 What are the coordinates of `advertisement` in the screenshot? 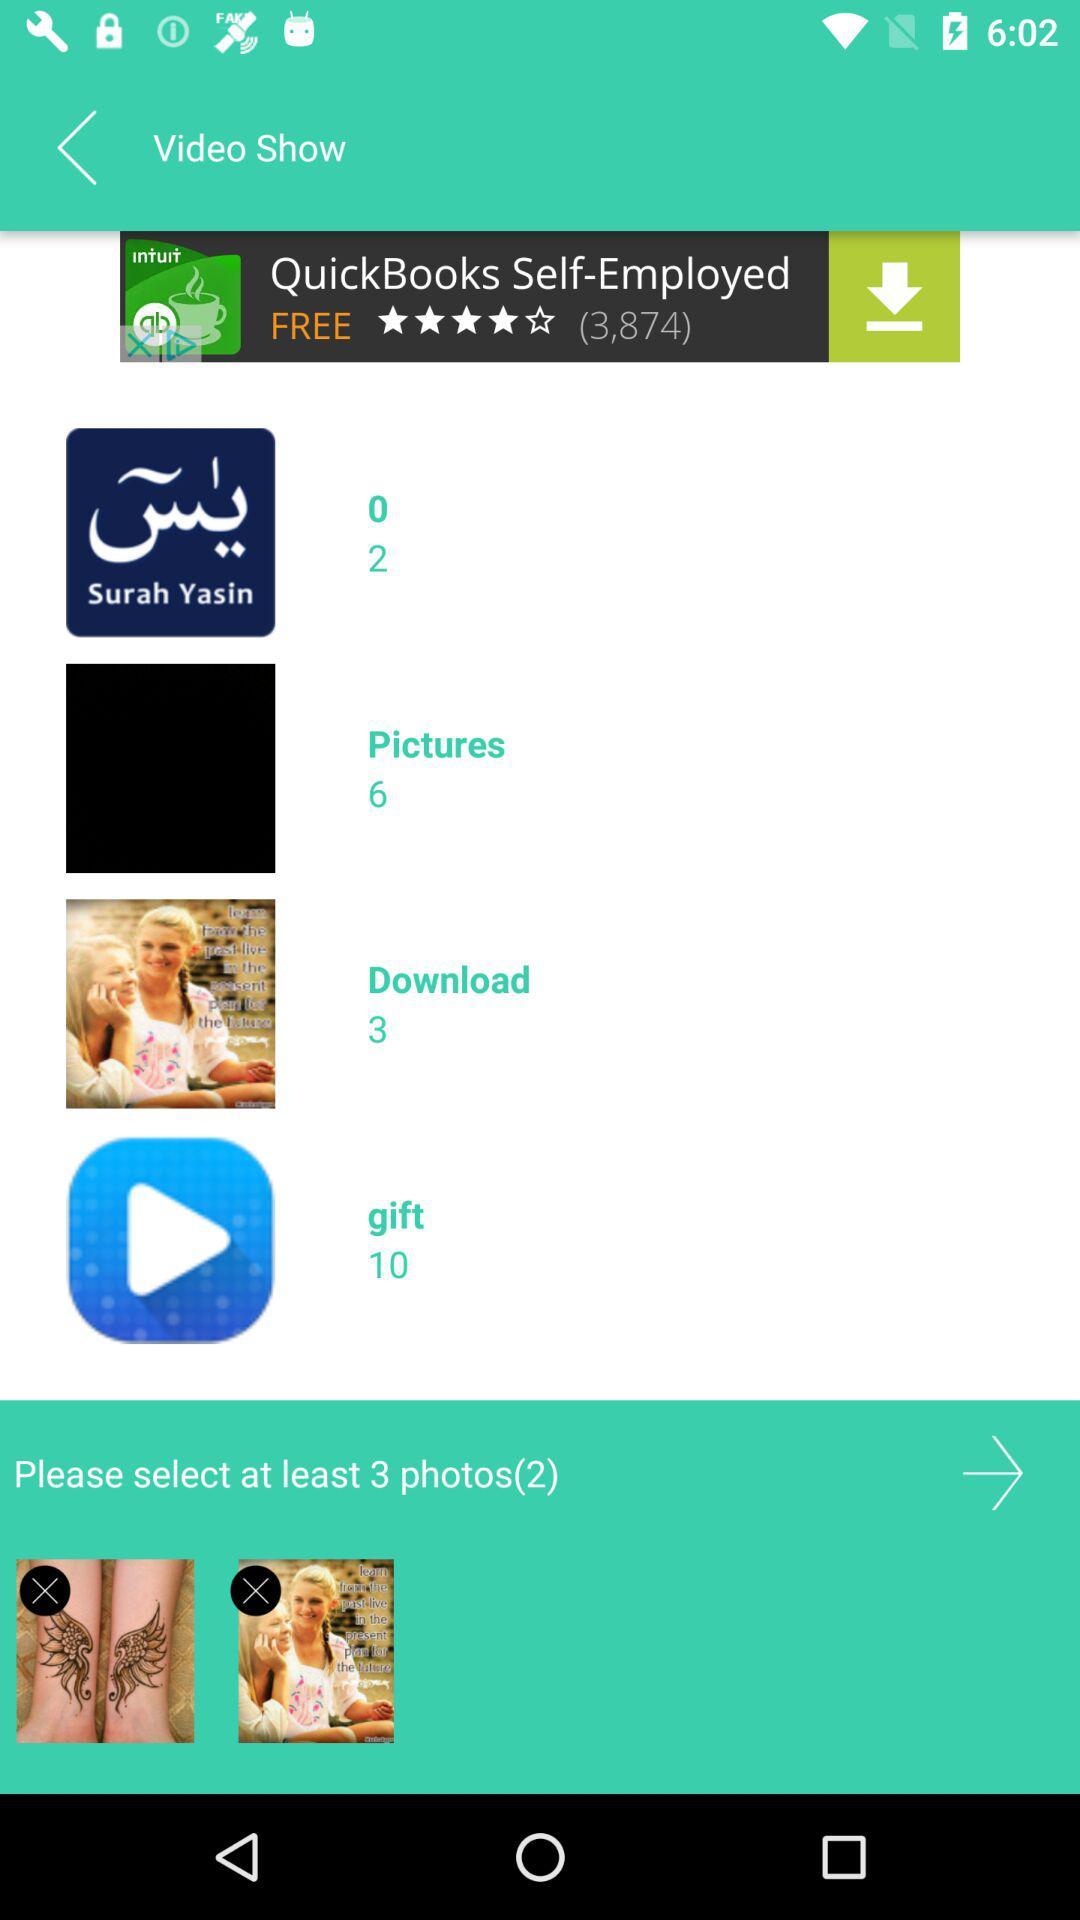 It's located at (540, 295).